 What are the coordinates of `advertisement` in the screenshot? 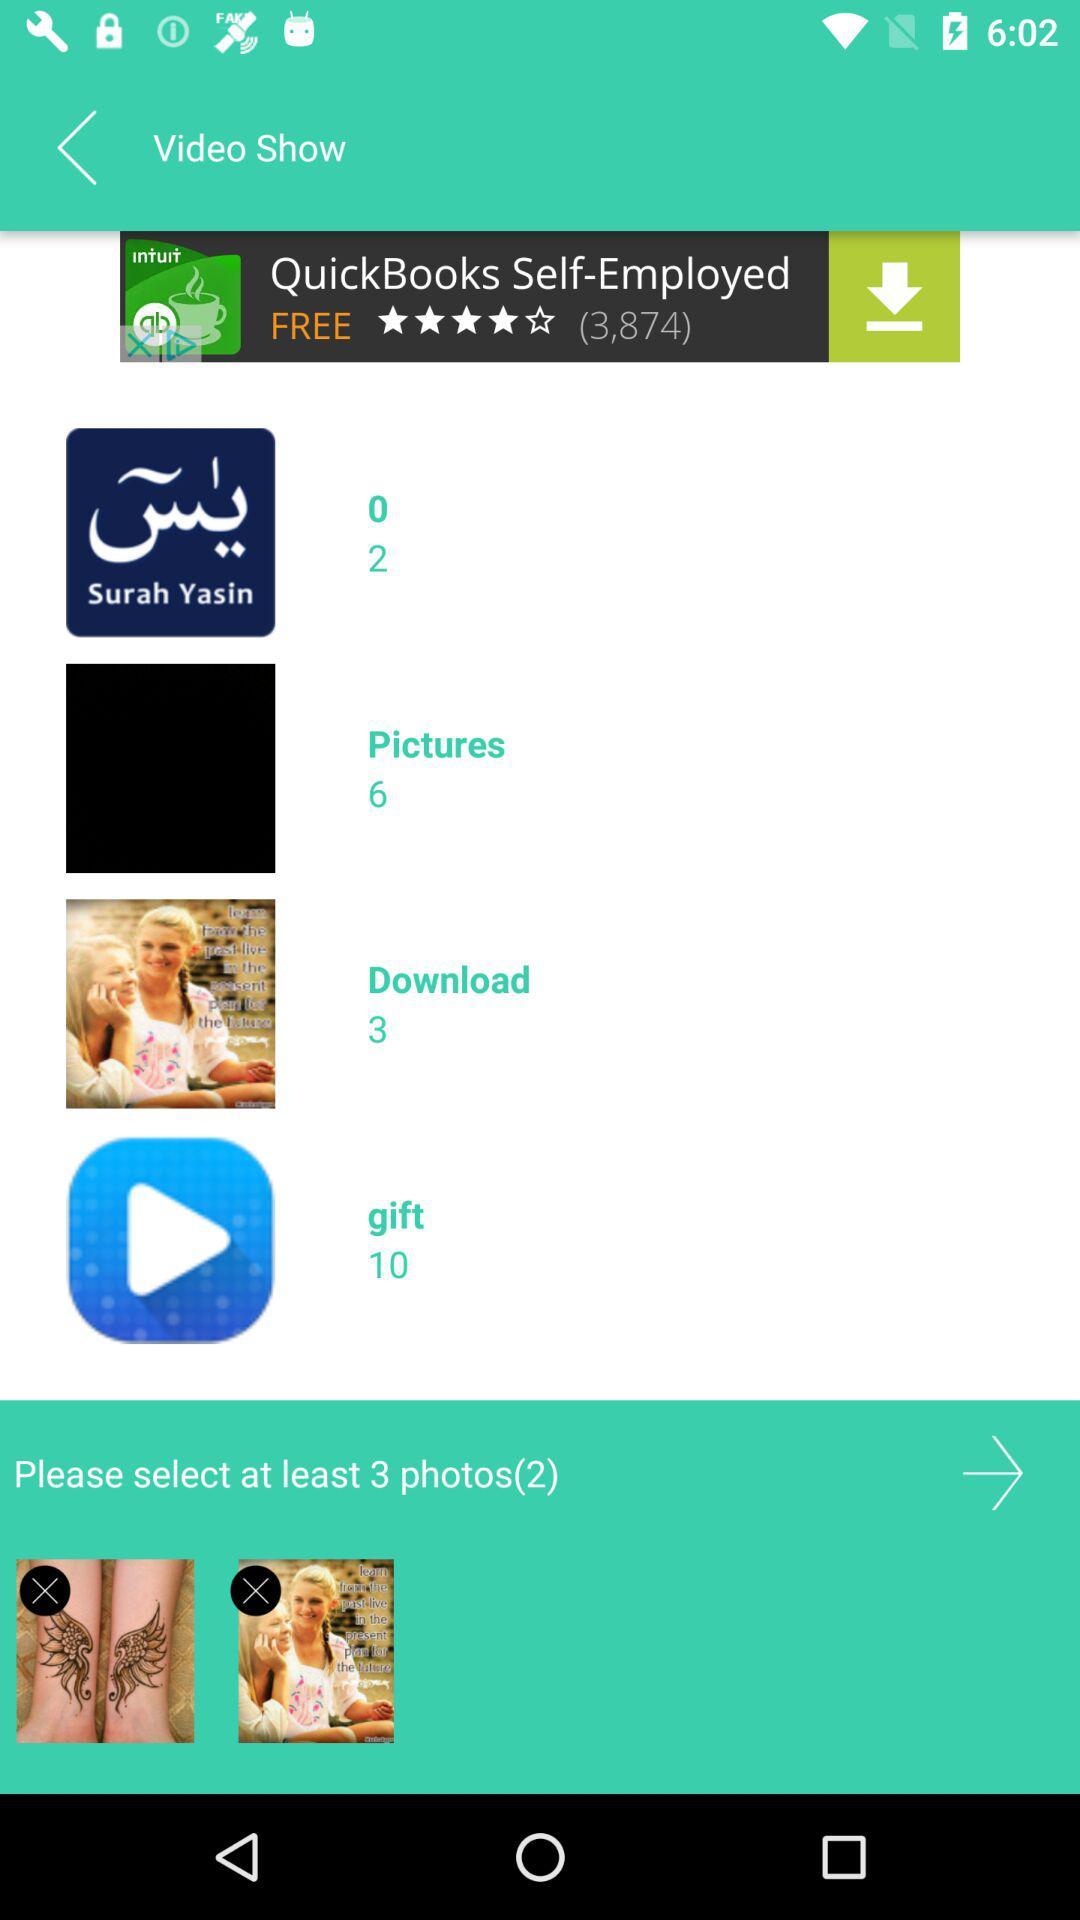 It's located at (540, 295).